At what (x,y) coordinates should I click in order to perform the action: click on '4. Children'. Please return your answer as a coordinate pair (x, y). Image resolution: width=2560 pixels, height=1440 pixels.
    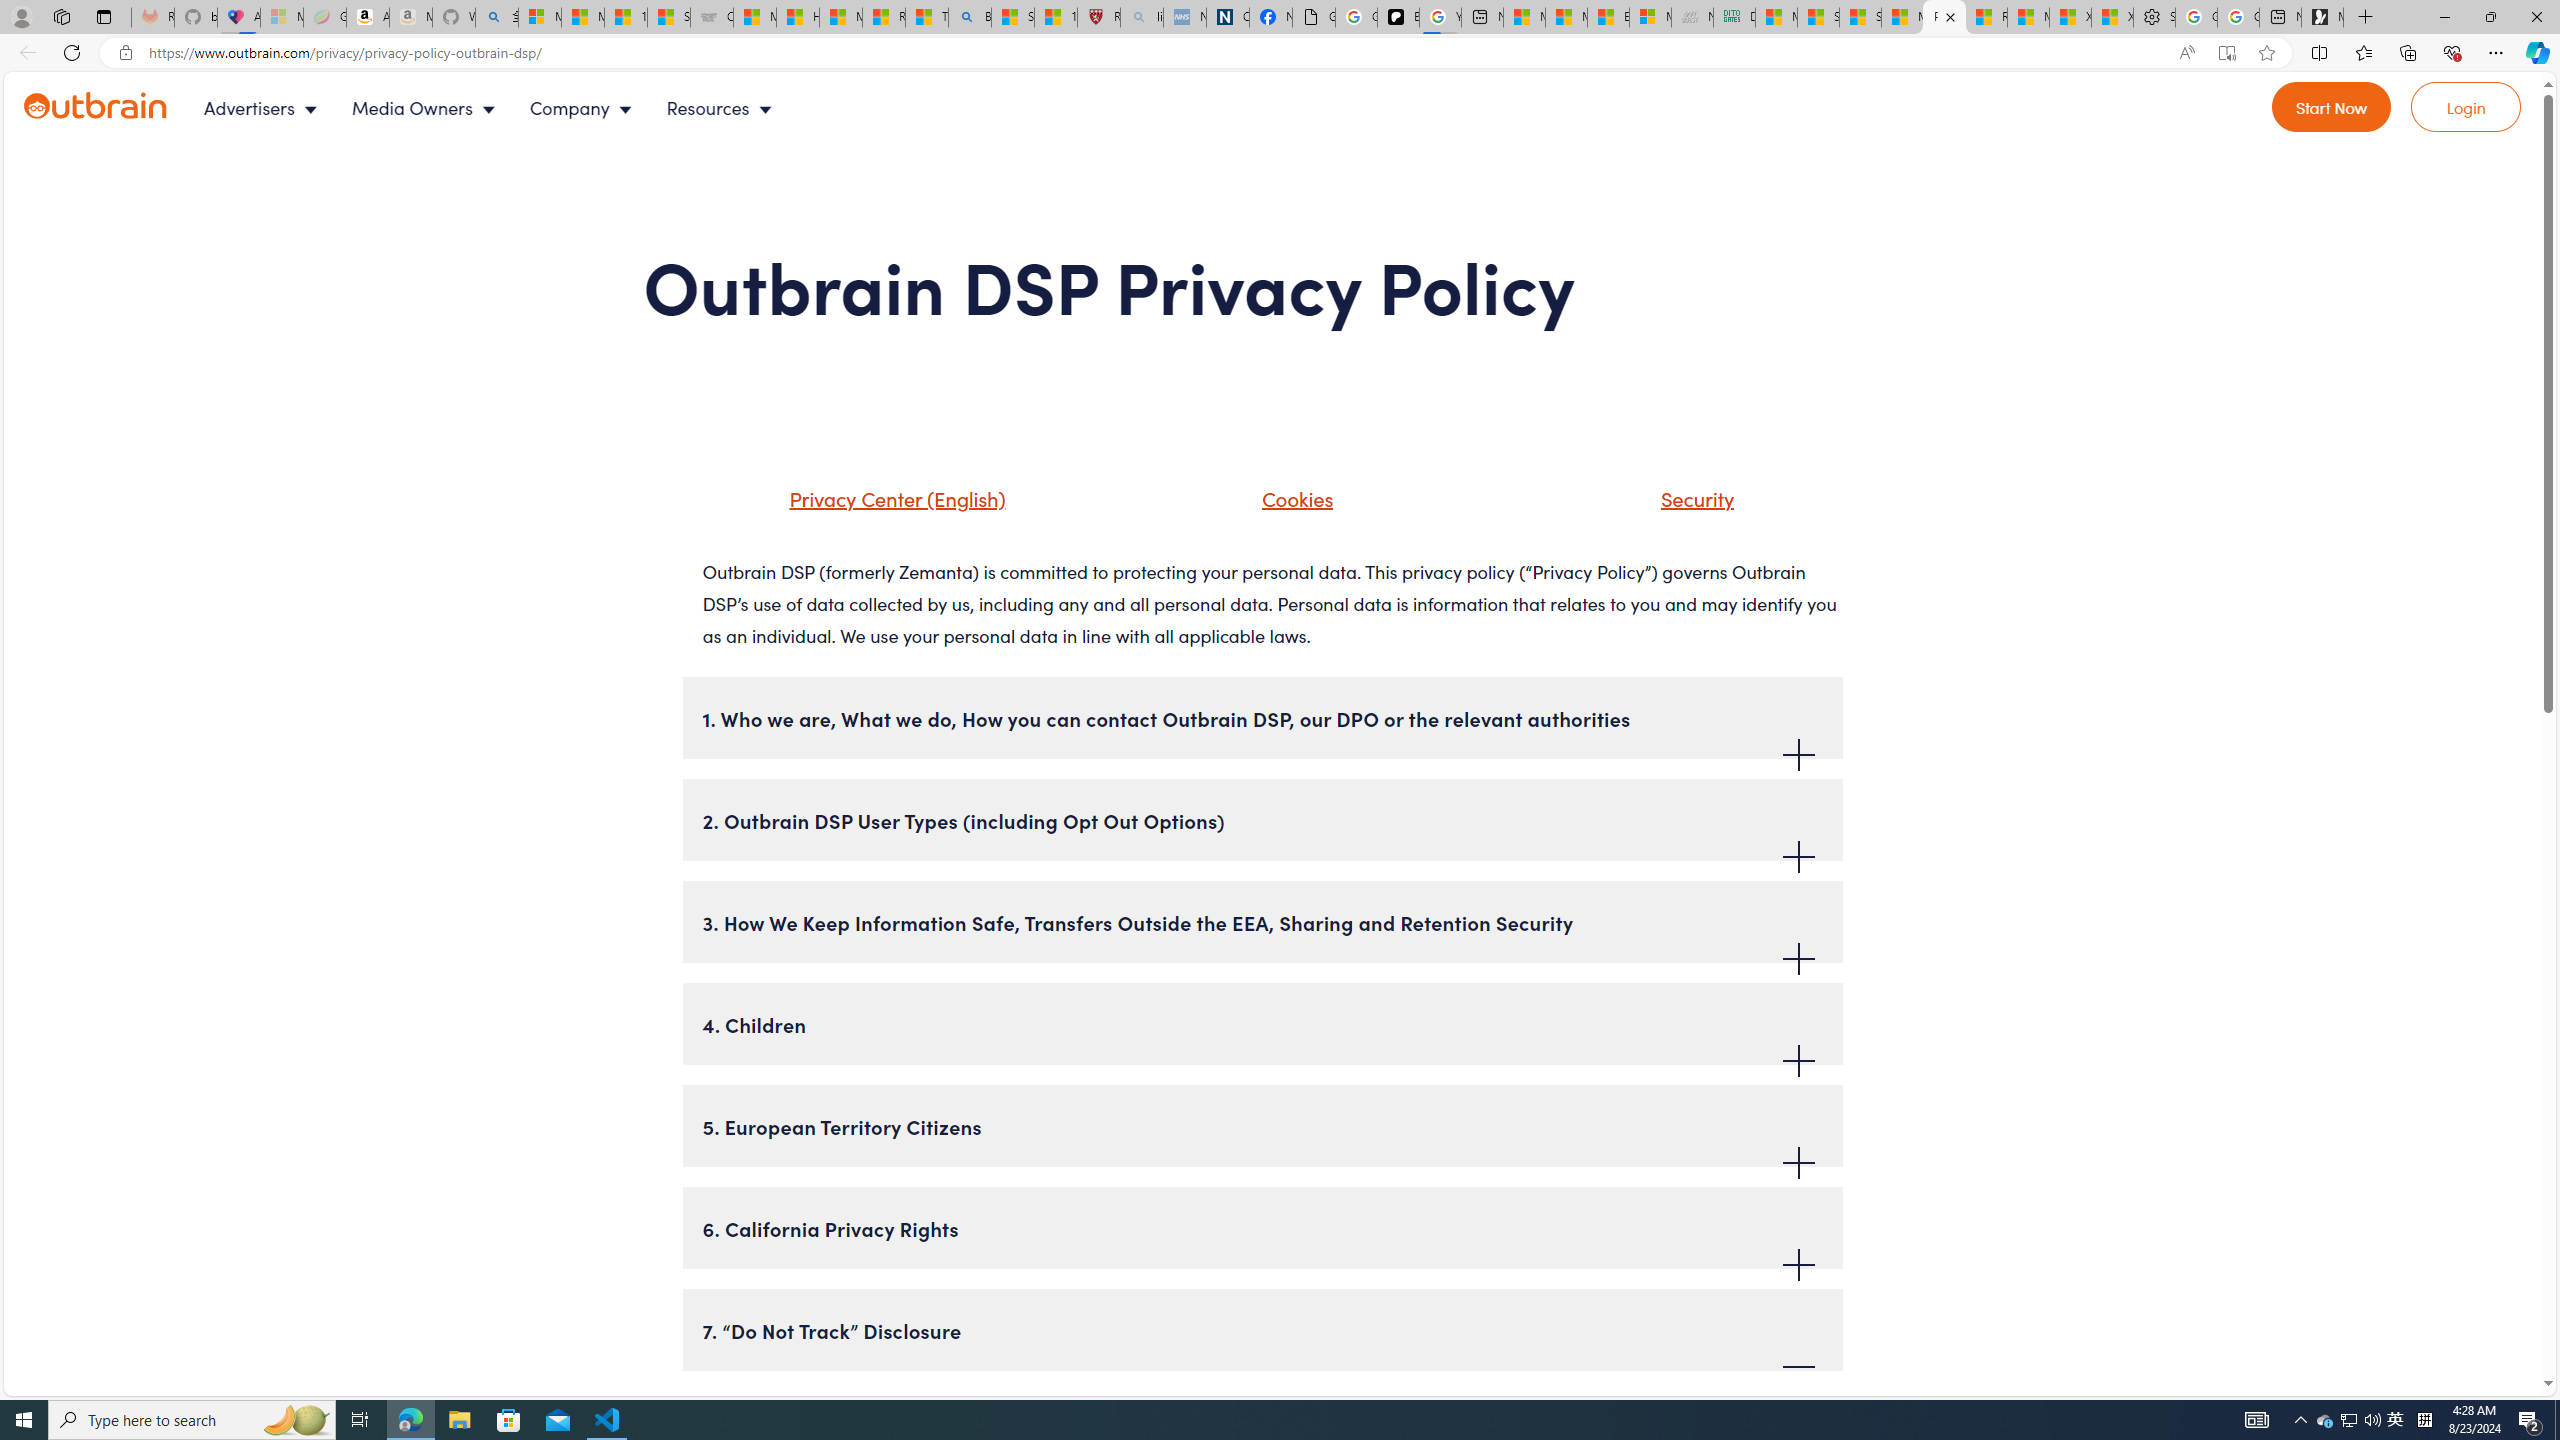
    Looking at the image, I should click on (1261, 1023).